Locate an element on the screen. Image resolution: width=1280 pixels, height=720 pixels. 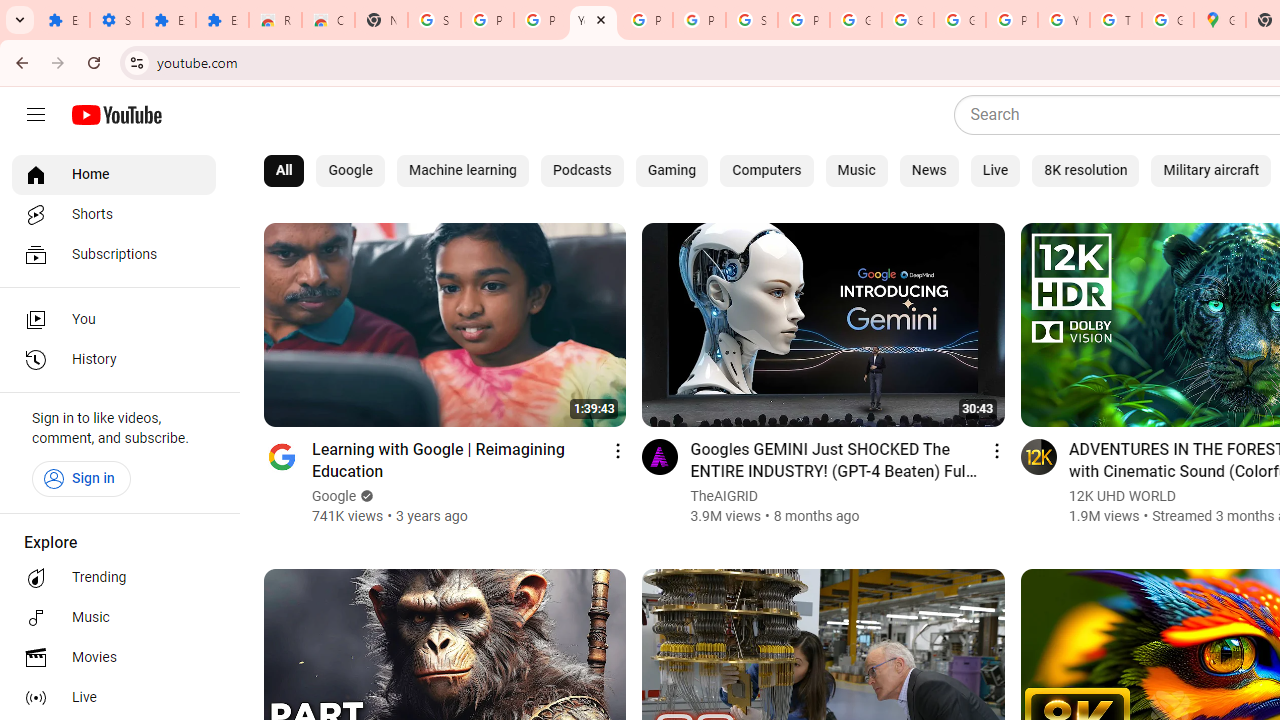
'Music' is located at coordinates (856, 170).